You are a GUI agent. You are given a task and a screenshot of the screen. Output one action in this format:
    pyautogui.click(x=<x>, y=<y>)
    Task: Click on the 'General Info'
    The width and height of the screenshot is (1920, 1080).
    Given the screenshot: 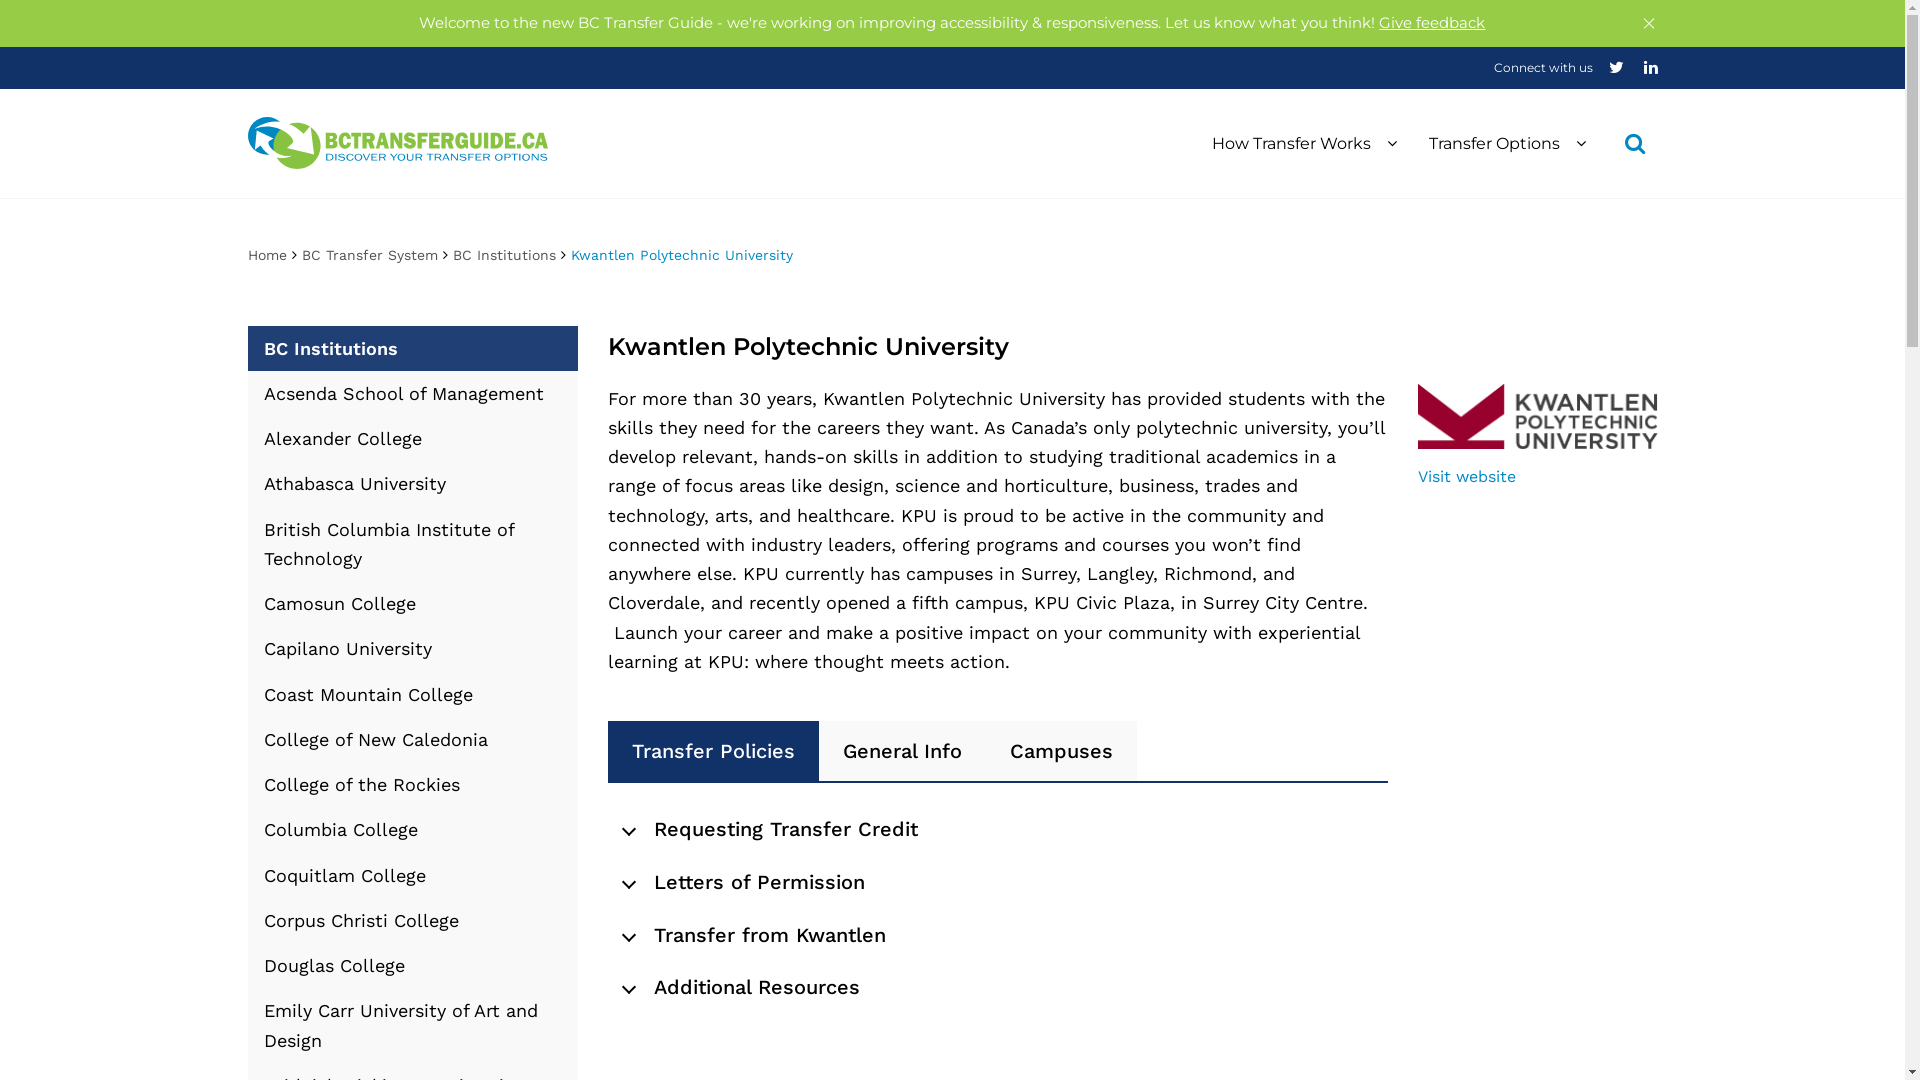 What is the action you would take?
    pyautogui.click(x=900, y=751)
    